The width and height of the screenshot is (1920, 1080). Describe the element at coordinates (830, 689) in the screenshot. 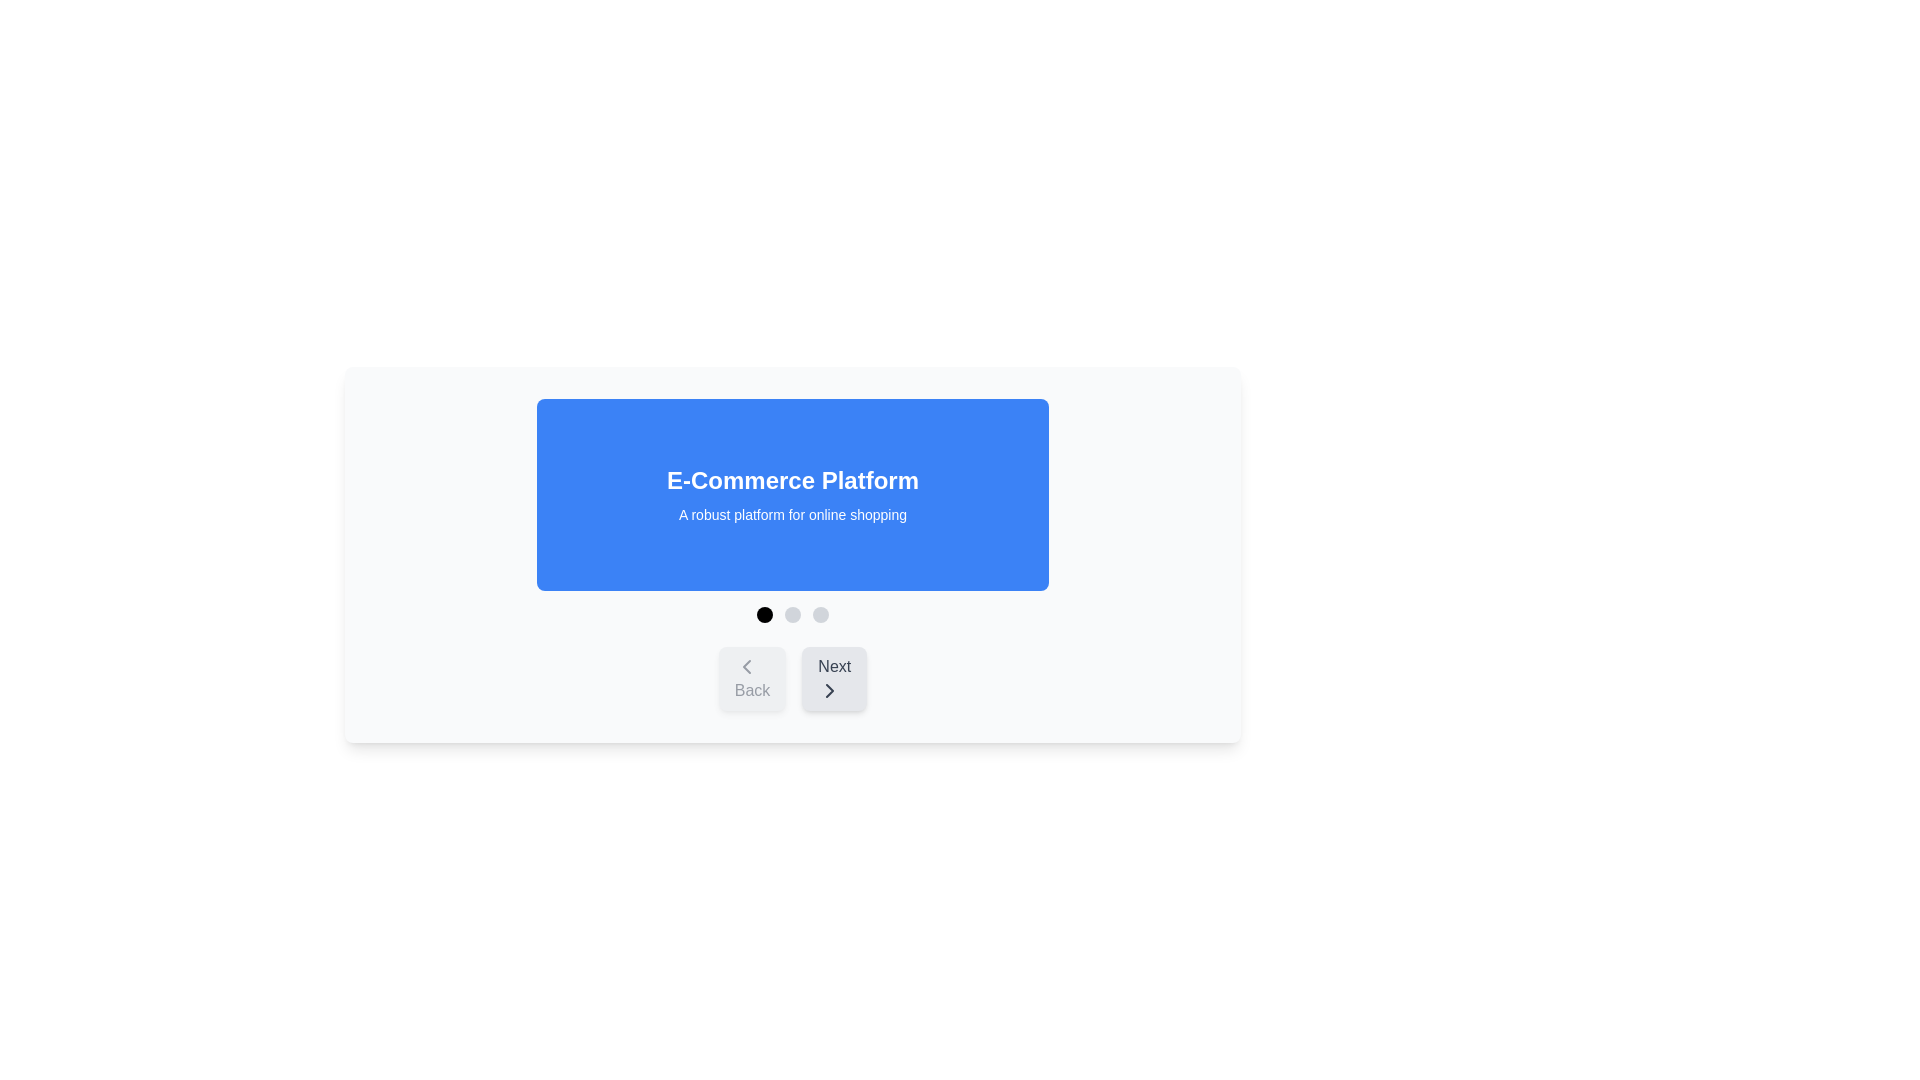

I see `the chevron icon within the 'Next' button` at that location.